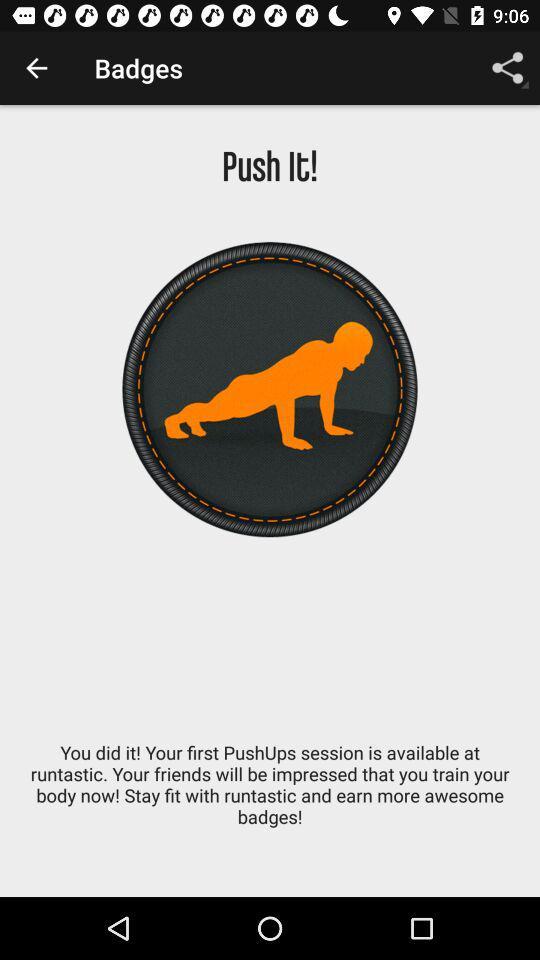 The height and width of the screenshot is (960, 540). What do you see at coordinates (36, 68) in the screenshot?
I see `app next to badges app` at bounding box center [36, 68].